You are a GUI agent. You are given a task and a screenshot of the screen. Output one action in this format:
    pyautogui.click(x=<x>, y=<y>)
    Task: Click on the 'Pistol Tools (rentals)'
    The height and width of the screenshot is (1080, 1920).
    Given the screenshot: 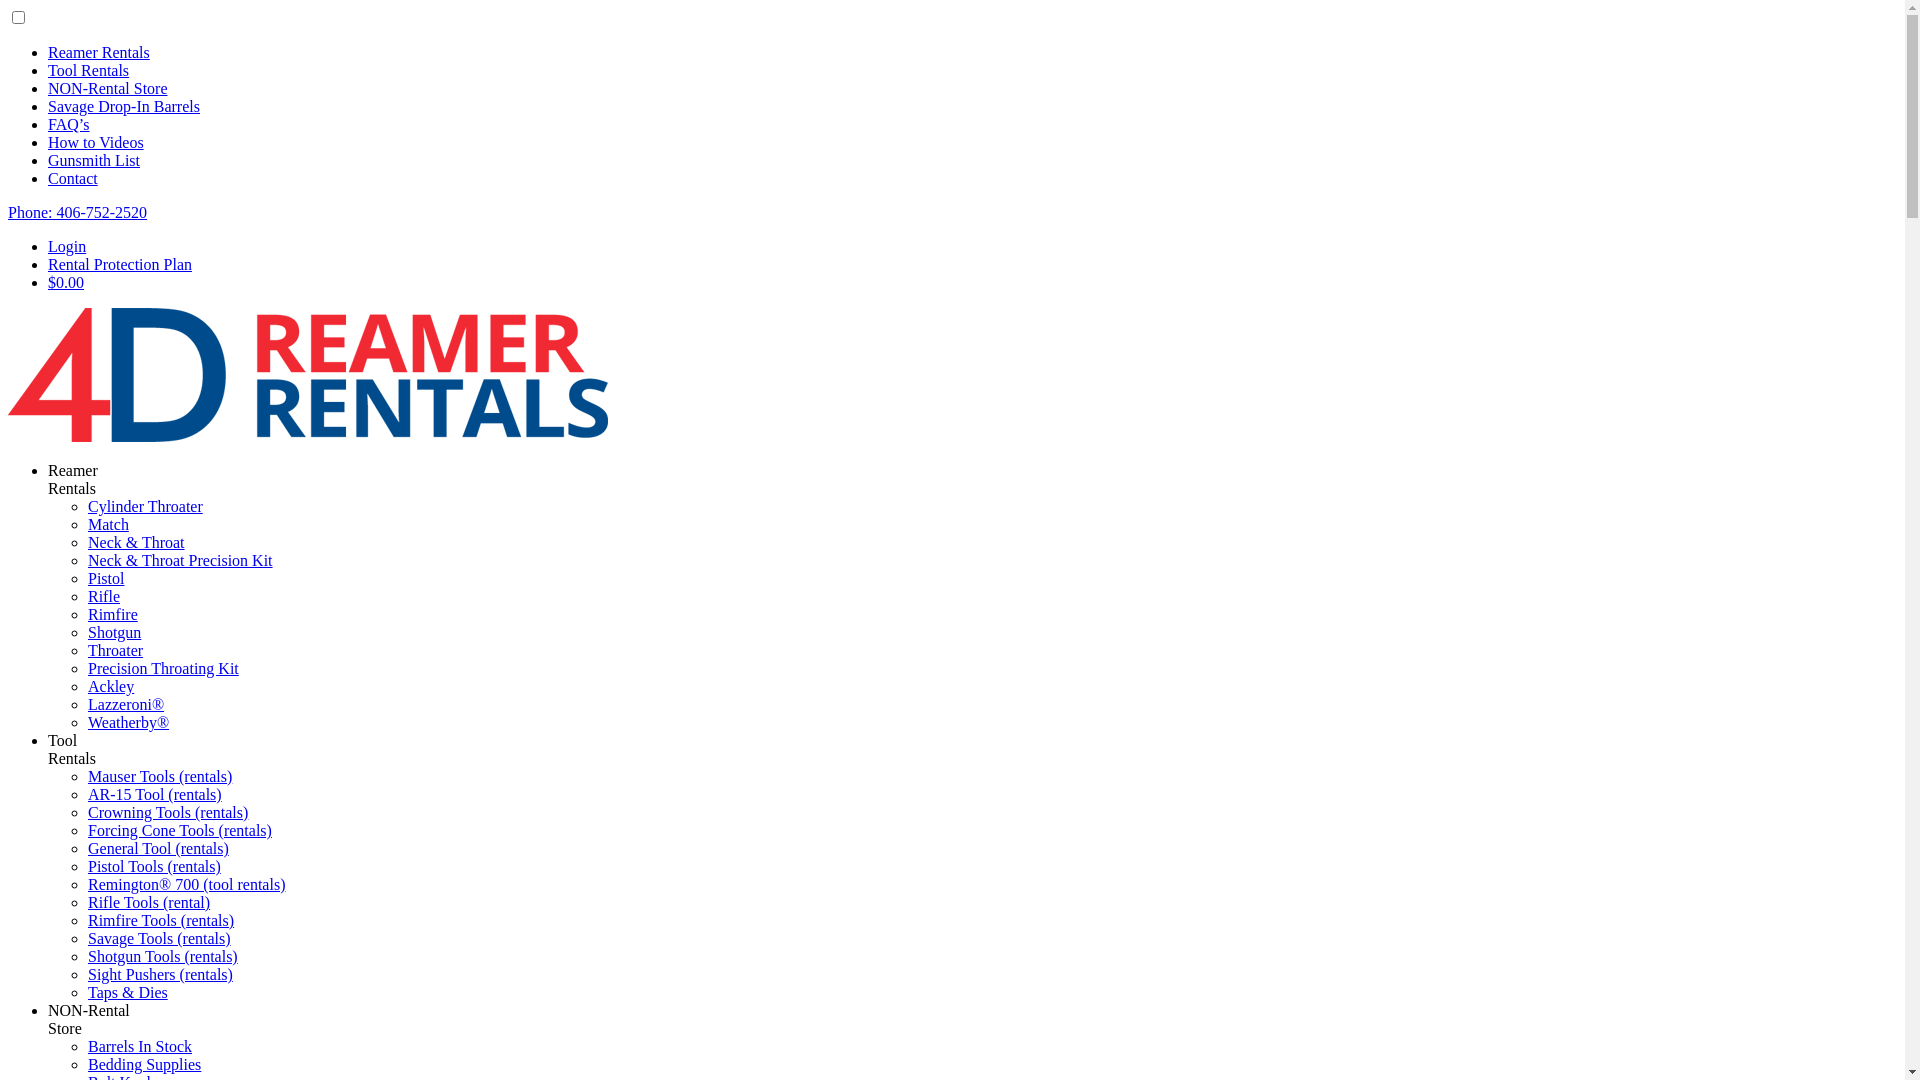 What is the action you would take?
    pyautogui.click(x=153, y=865)
    